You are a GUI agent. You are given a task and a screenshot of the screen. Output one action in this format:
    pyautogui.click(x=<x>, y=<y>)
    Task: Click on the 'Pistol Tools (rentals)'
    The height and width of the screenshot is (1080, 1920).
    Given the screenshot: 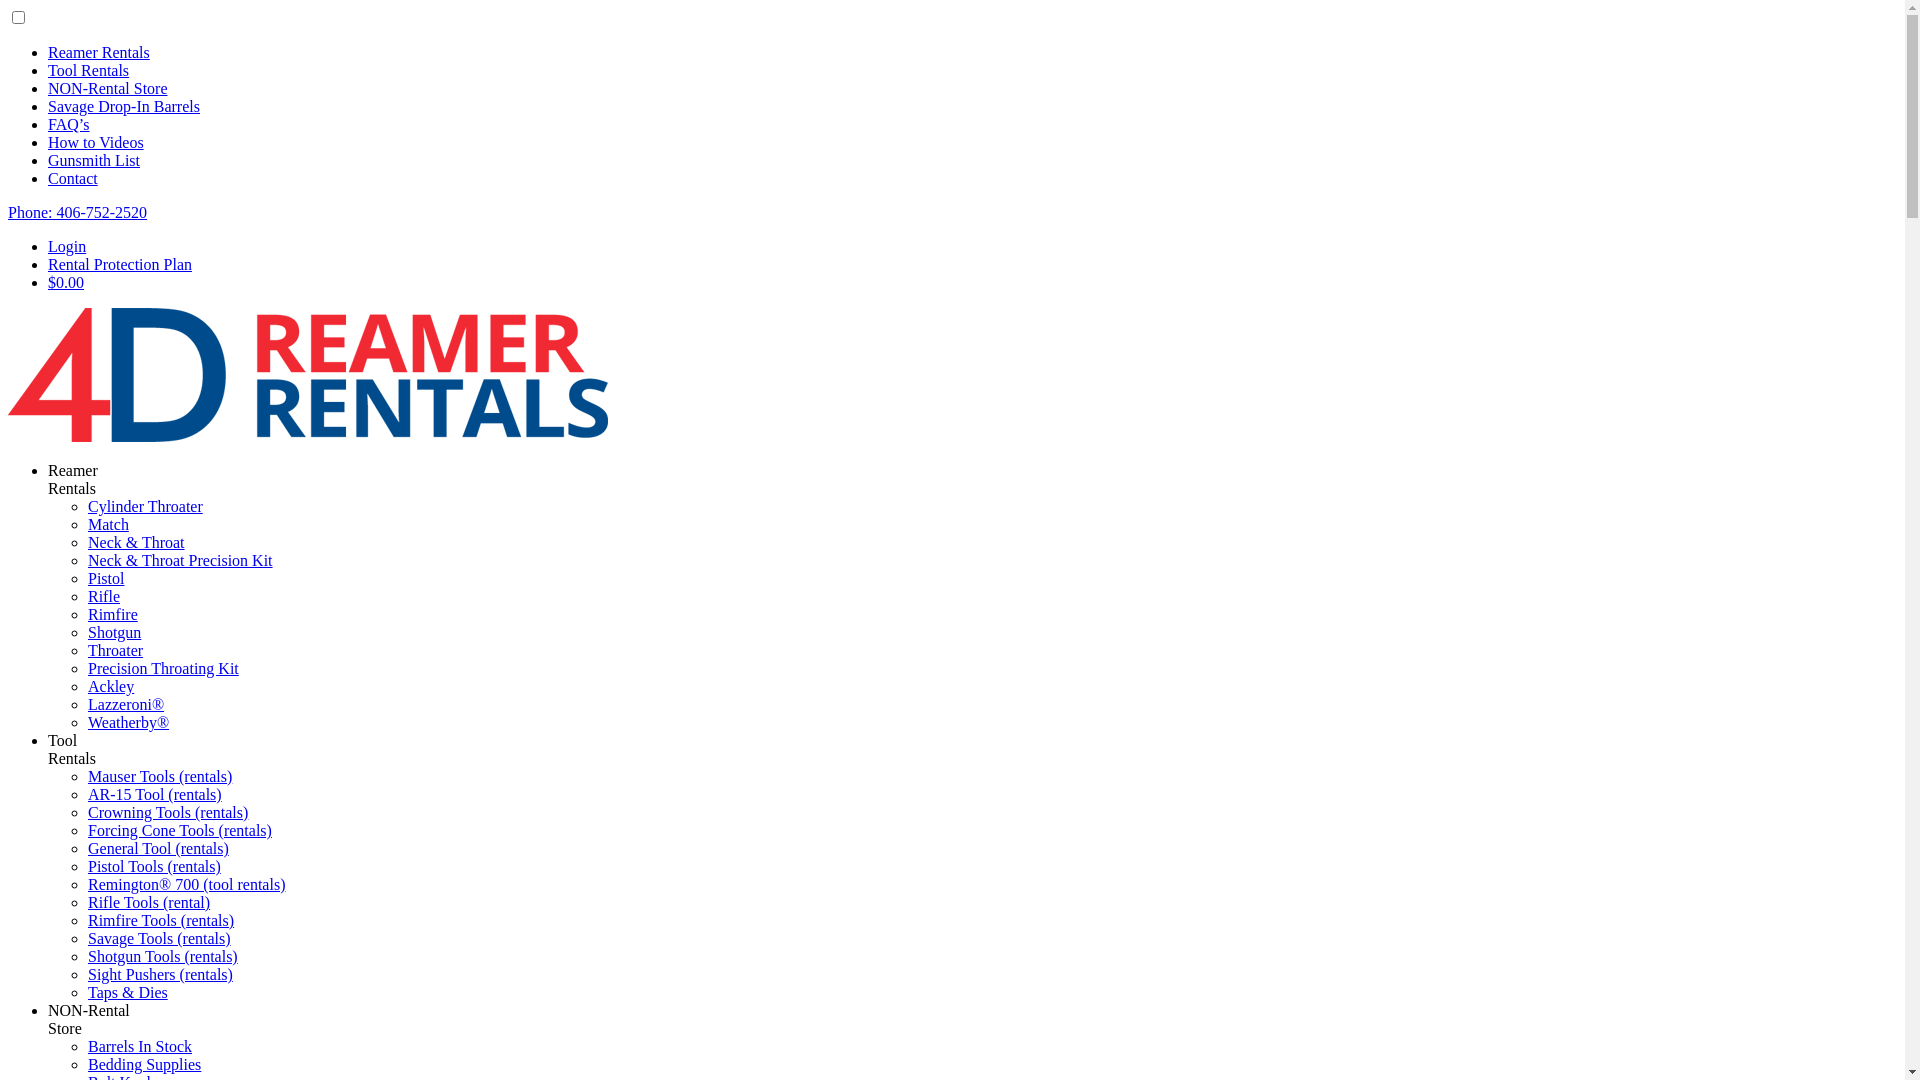 What is the action you would take?
    pyautogui.click(x=153, y=865)
    